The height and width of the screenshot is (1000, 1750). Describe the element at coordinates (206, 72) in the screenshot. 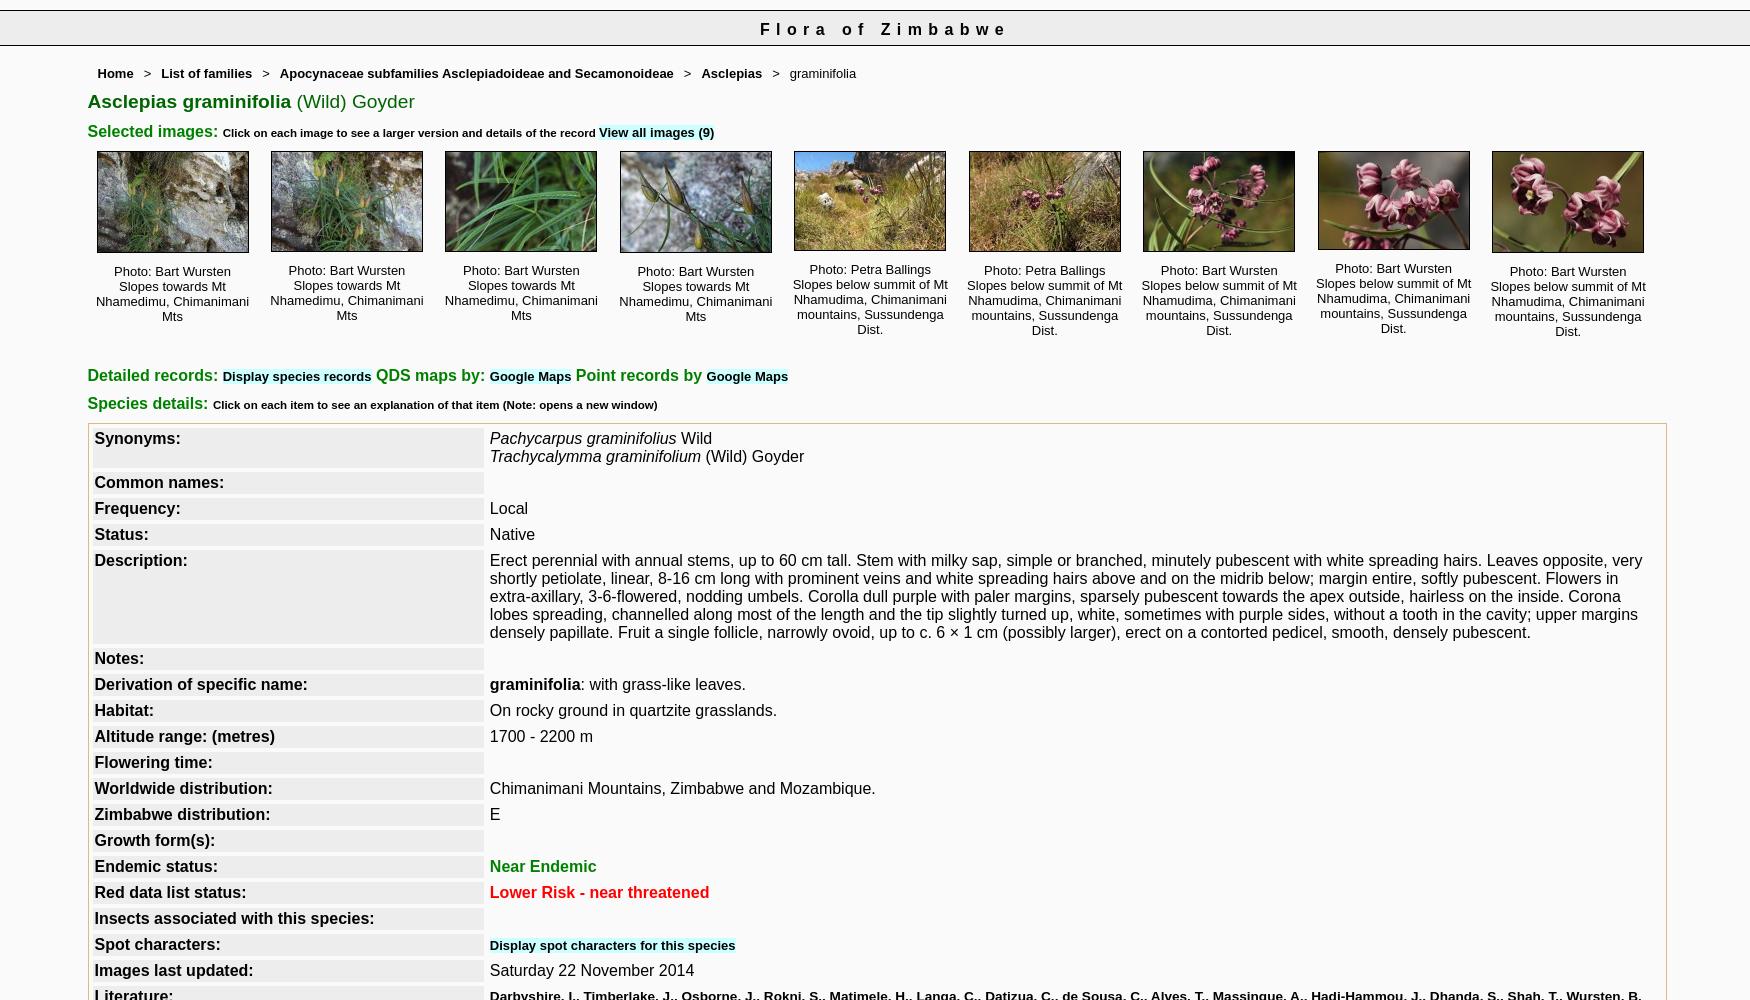

I see `'List of families'` at that location.